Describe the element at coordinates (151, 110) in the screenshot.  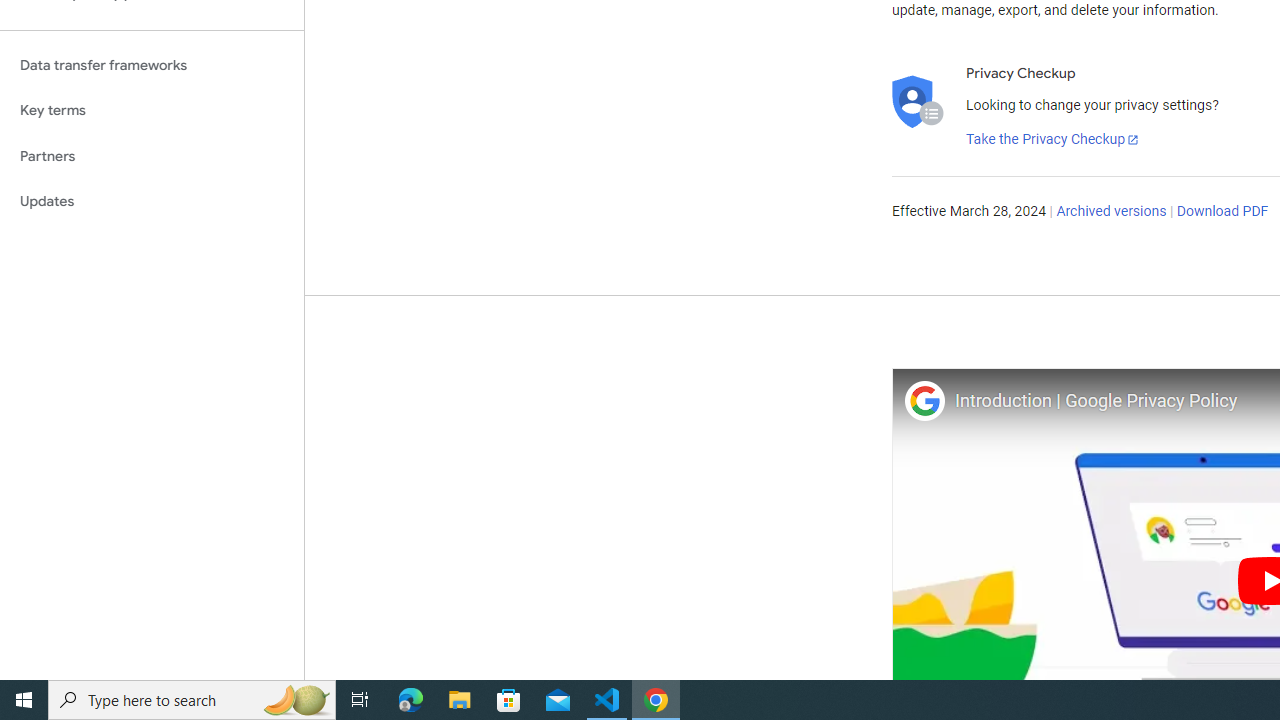
I see `'Key terms'` at that location.